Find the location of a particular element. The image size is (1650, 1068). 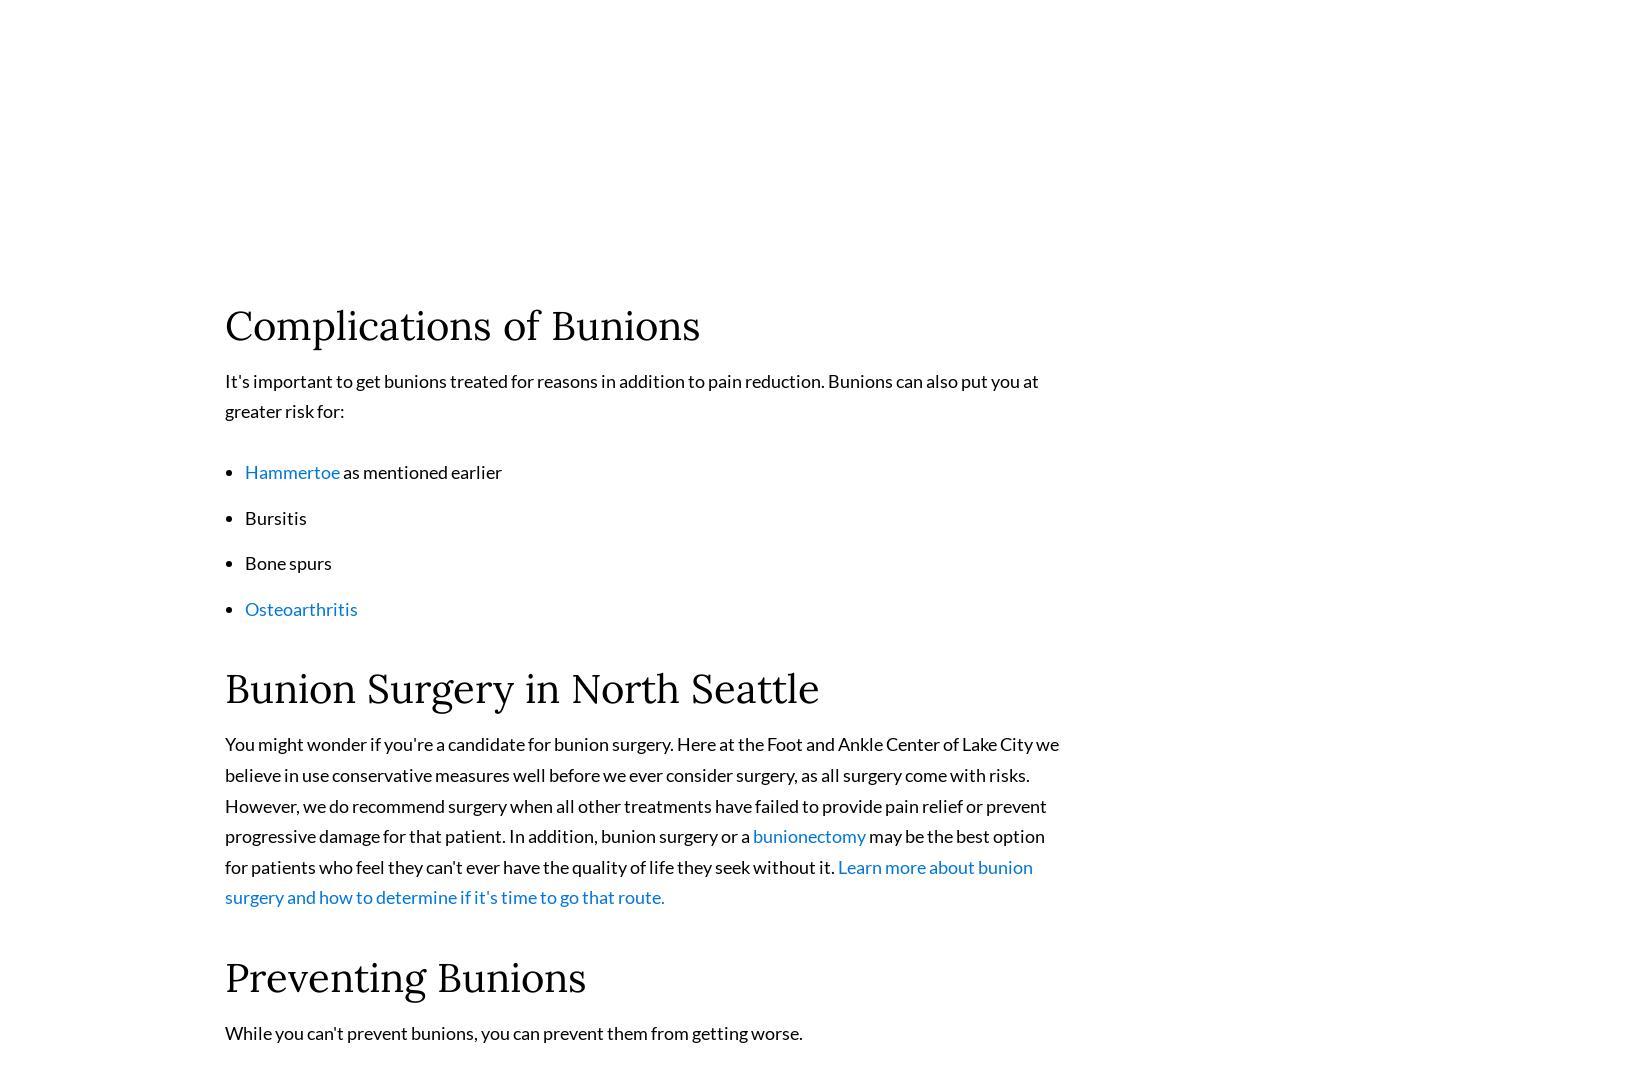

'Complications of Bunions' is located at coordinates (461, 332).